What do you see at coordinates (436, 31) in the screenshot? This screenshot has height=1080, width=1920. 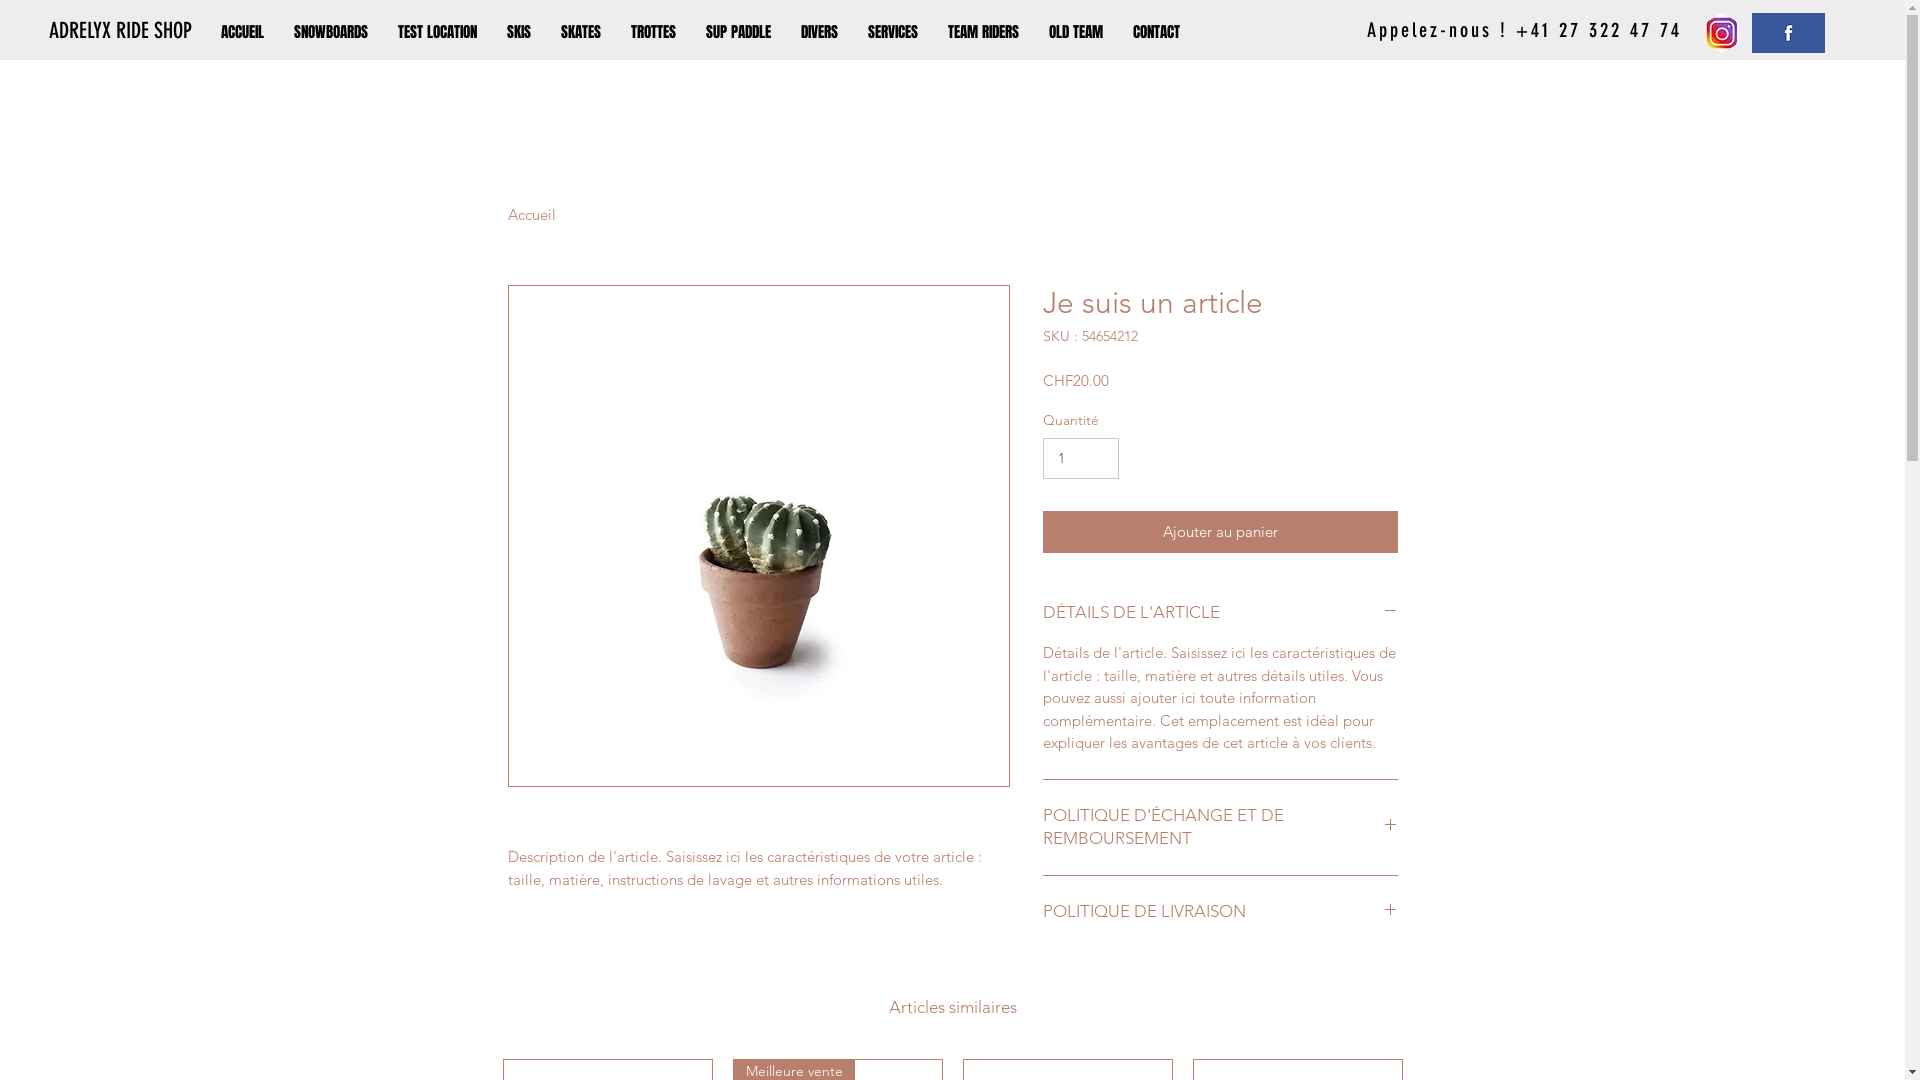 I see `'TEST LOCATION'` at bounding box center [436, 31].